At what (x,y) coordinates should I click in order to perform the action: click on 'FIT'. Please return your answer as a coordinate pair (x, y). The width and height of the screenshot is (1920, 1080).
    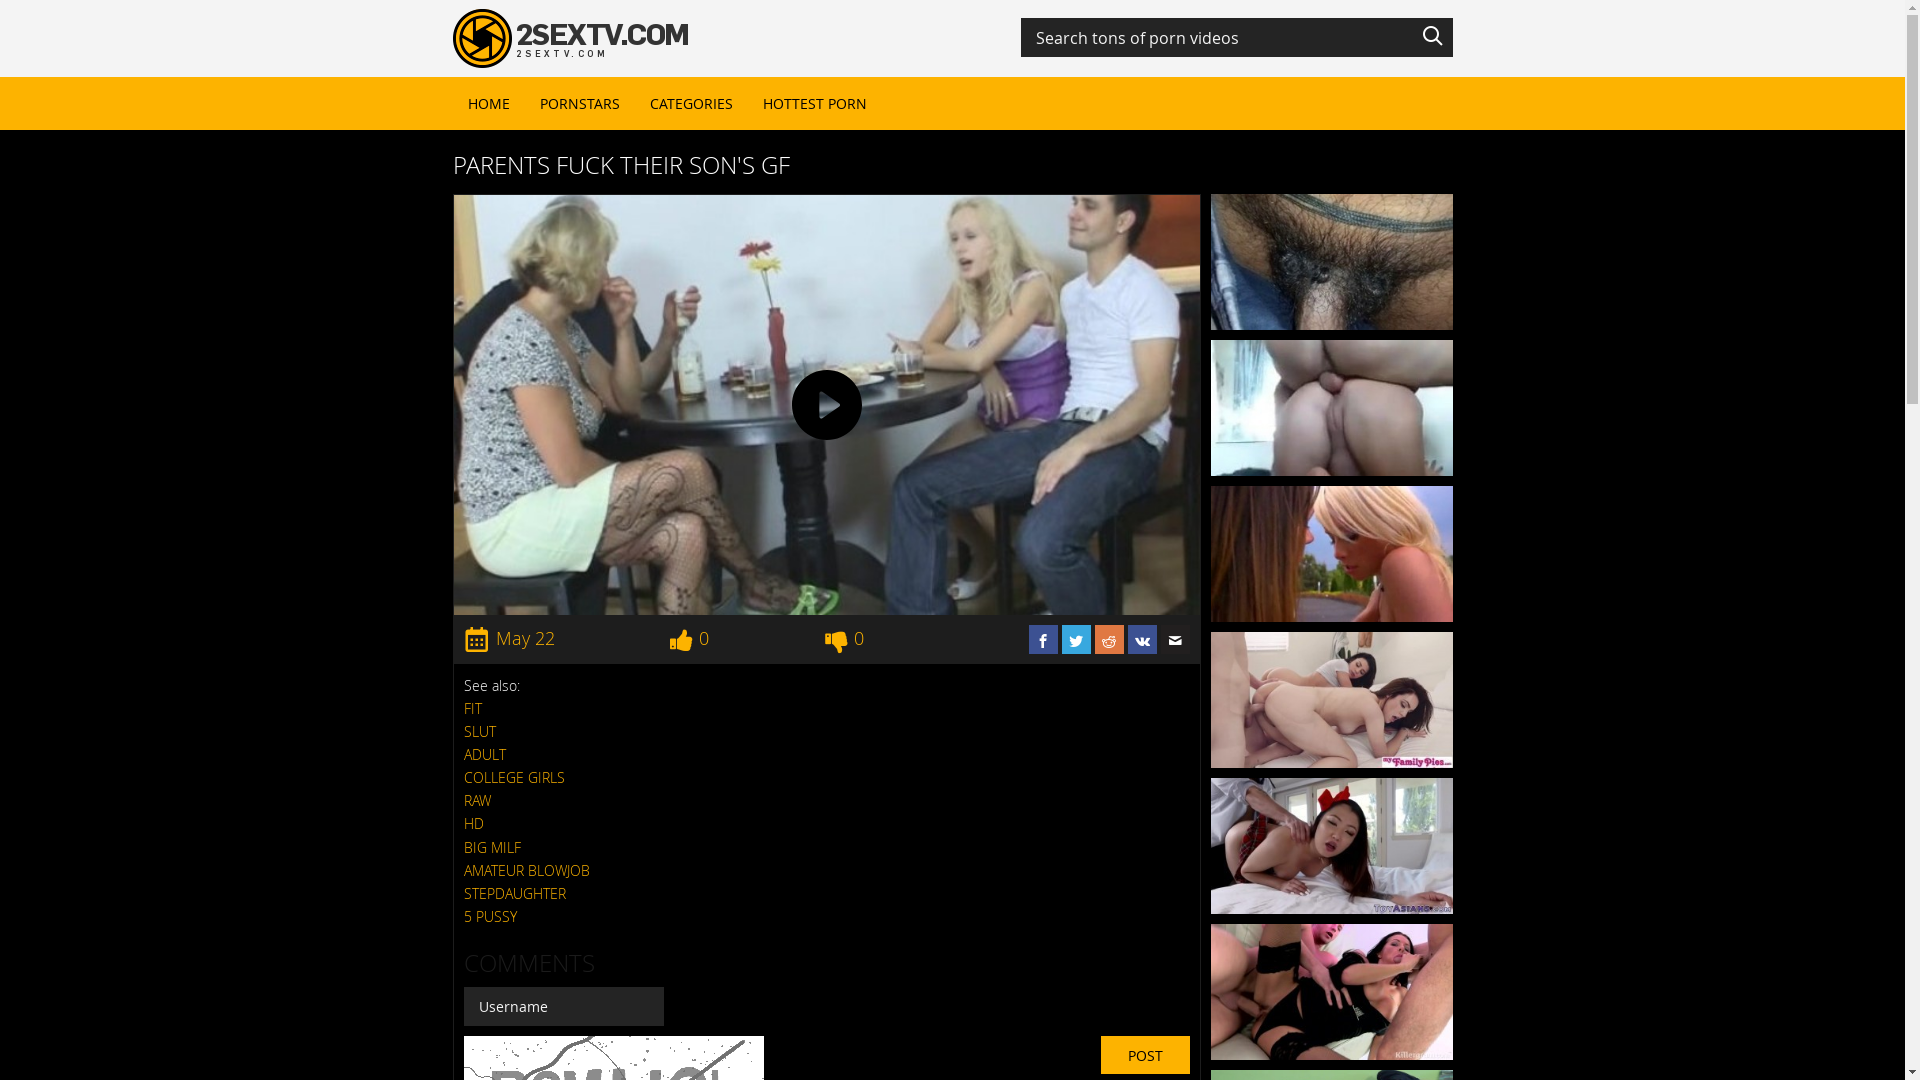
    Looking at the image, I should click on (472, 707).